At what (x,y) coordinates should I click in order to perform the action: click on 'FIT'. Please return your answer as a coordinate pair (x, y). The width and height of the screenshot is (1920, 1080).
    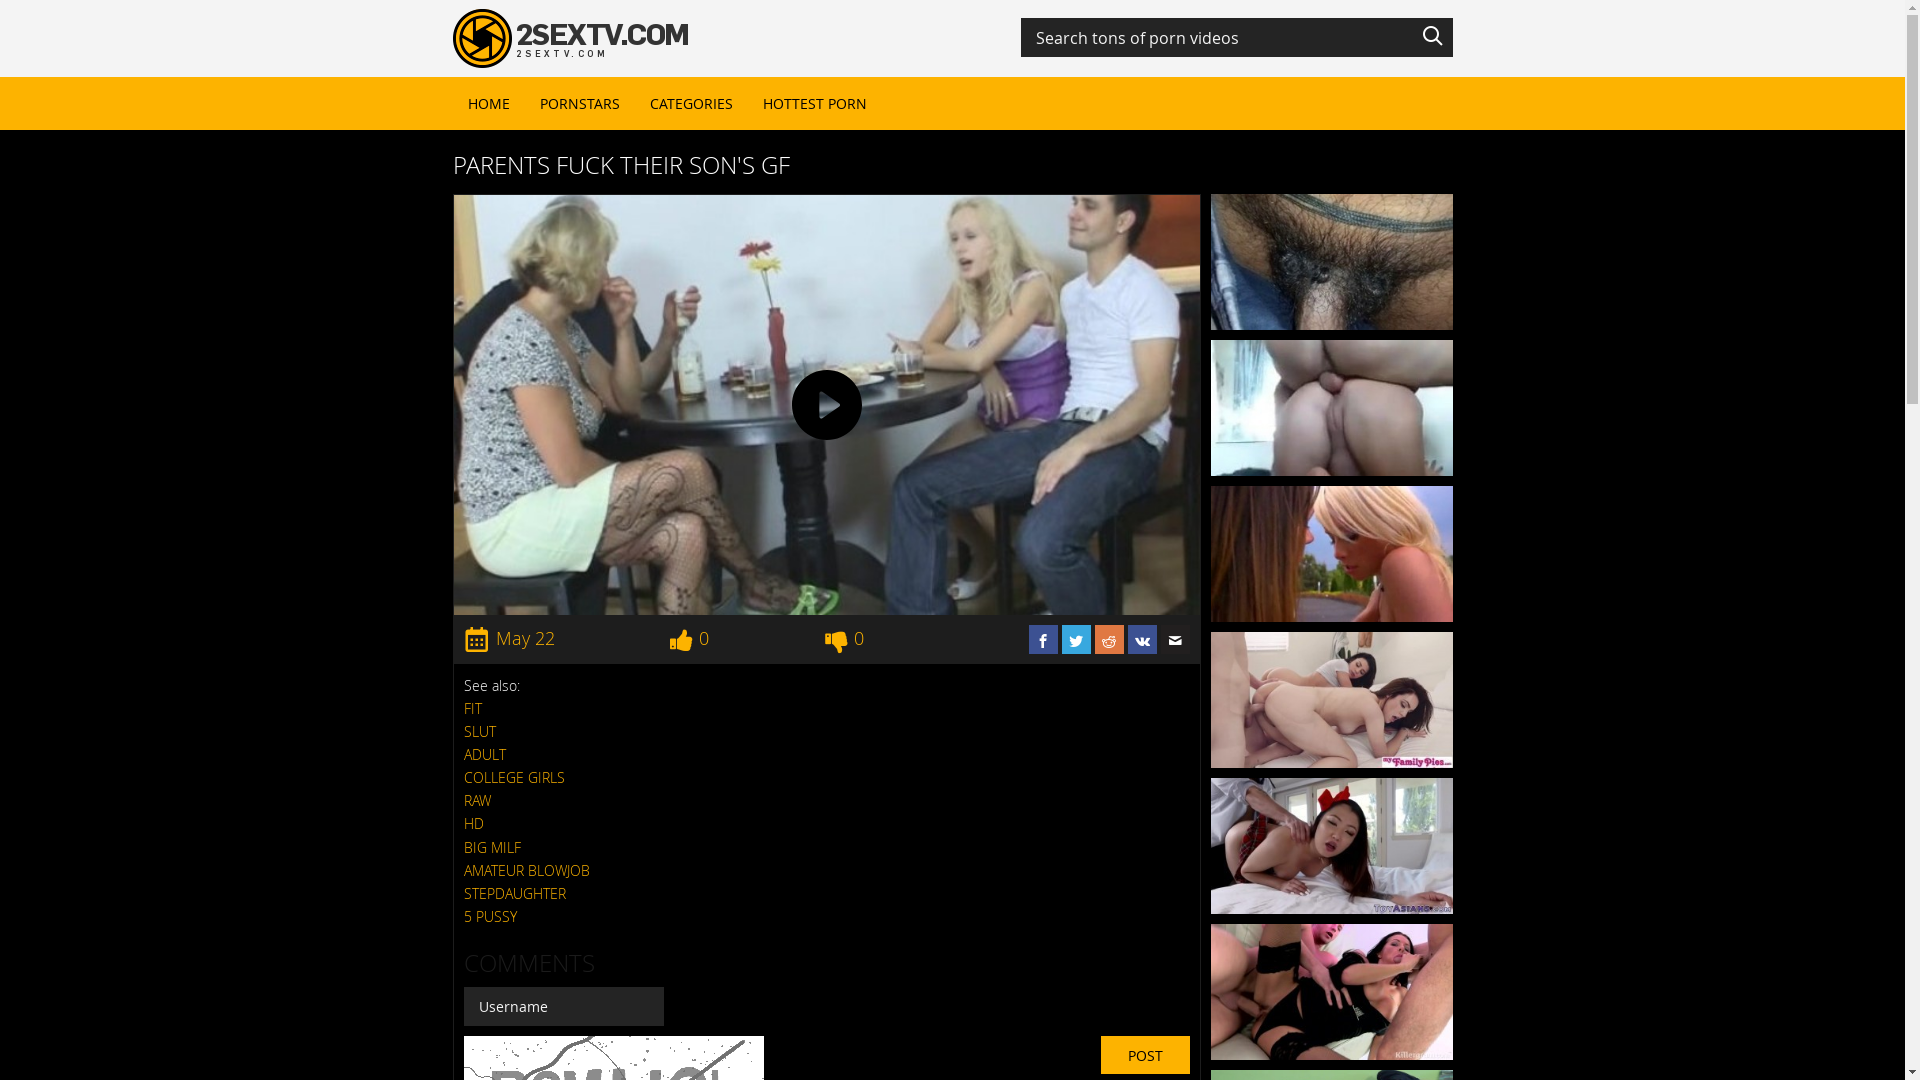
    Looking at the image, I should click on (472, 707).